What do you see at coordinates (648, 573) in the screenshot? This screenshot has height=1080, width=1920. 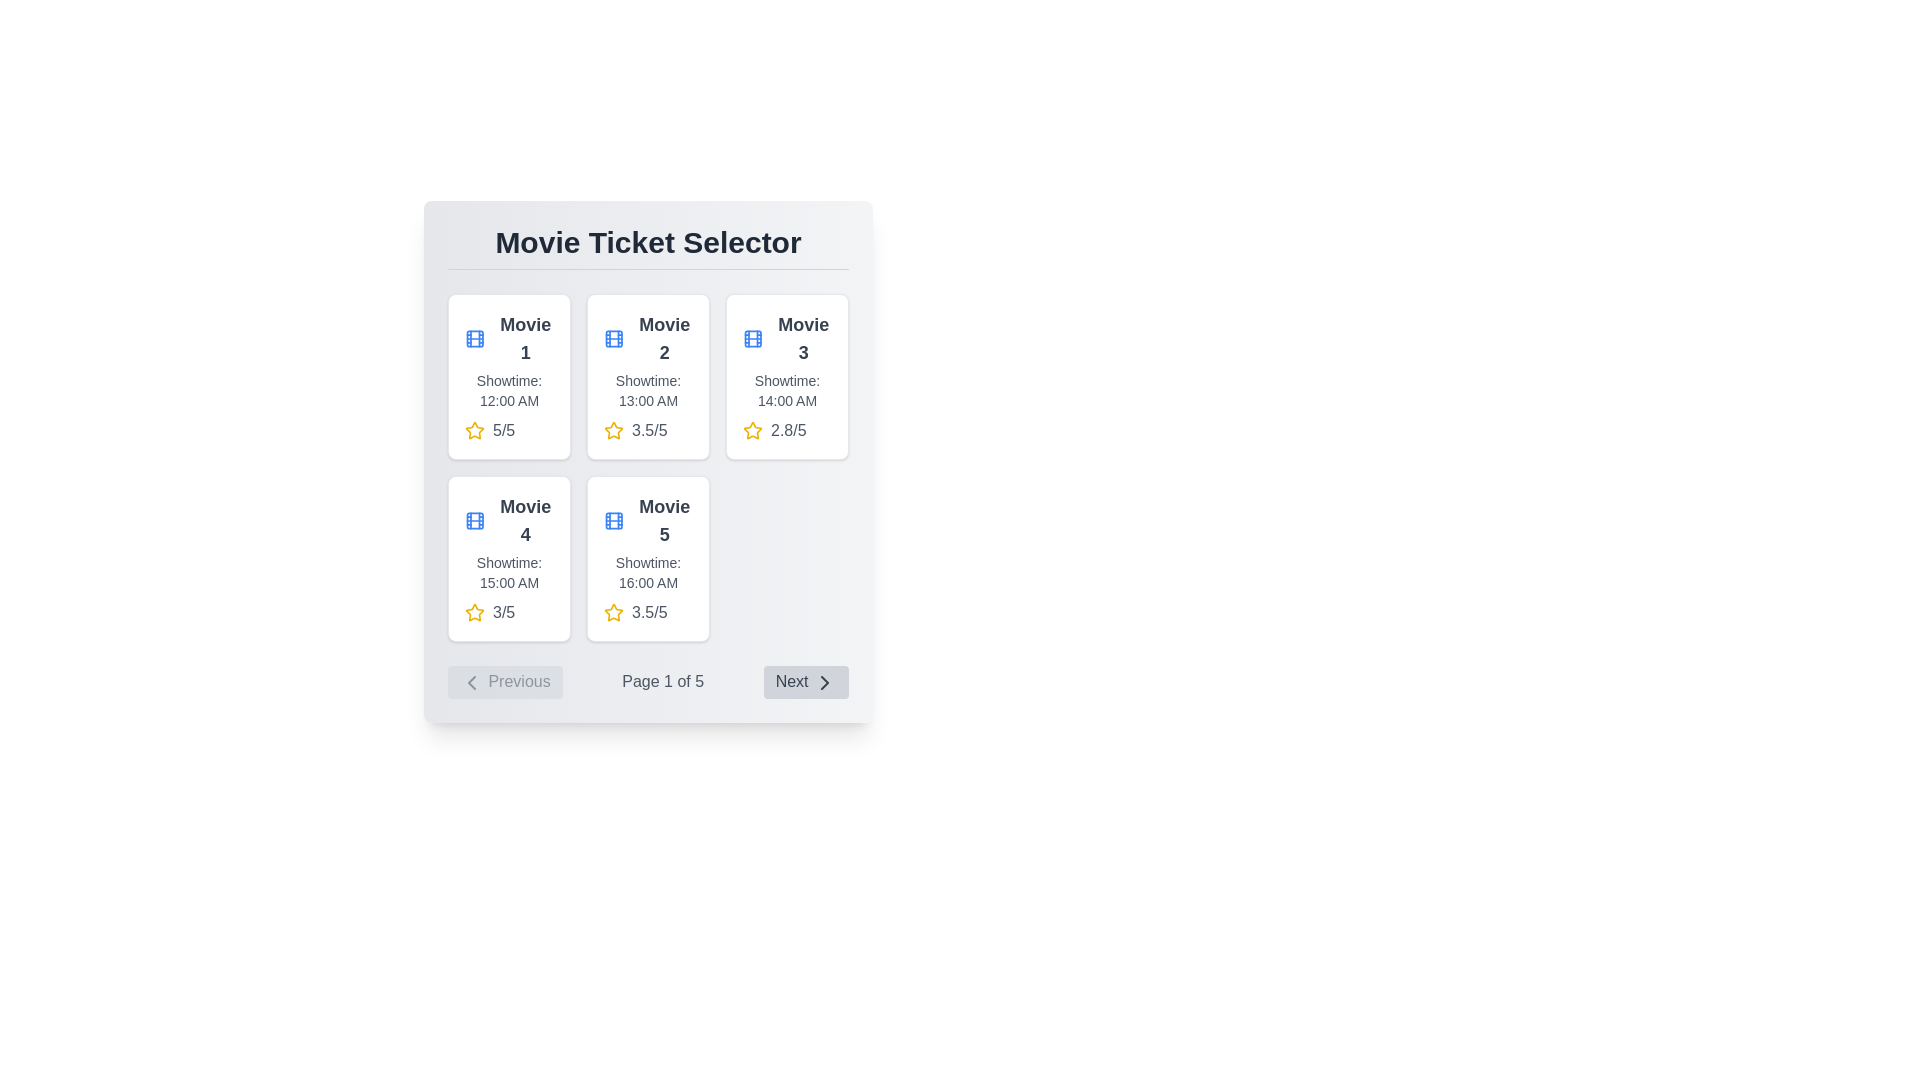 I see `the text display showing the showtime for 'Movie 5' located in the grid layout, positioned below the movie title and above the rating section` at bounding box center [648, 573].